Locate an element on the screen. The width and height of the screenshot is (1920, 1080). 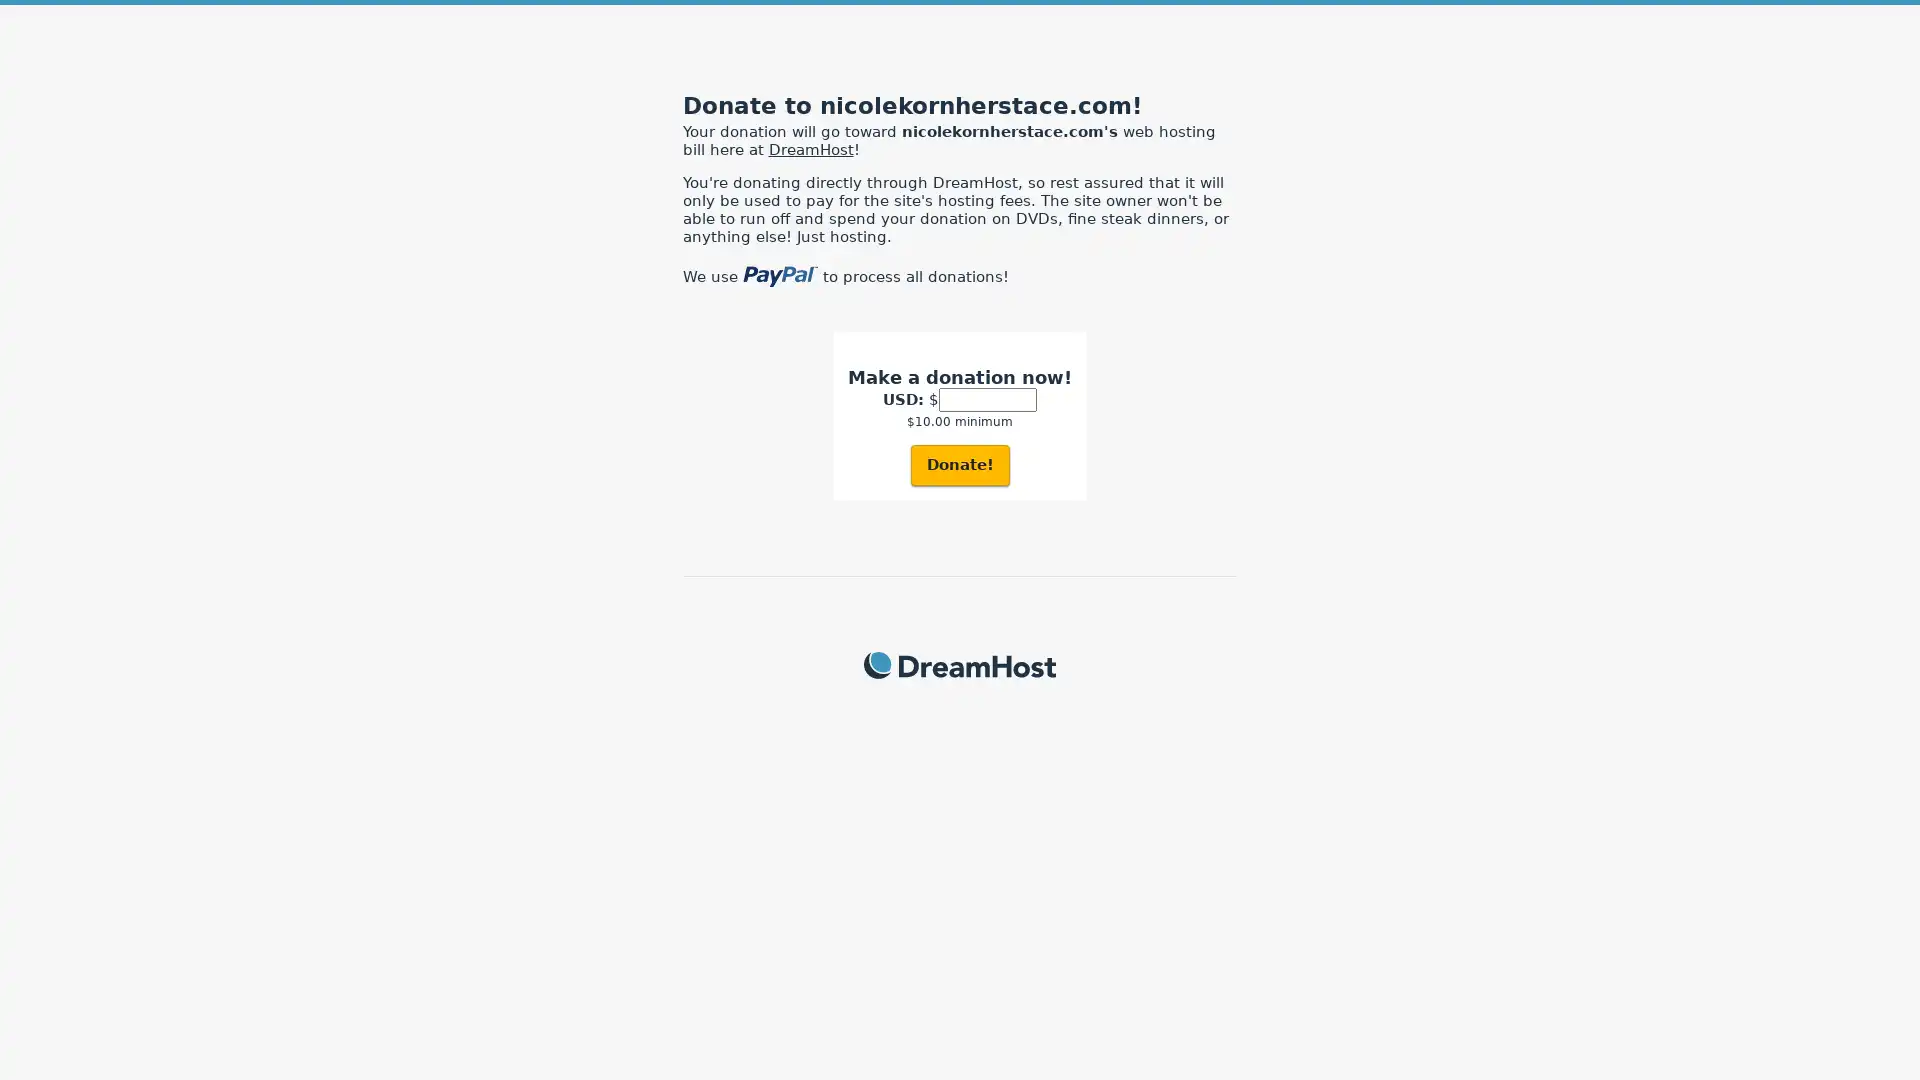
Donate! is located at coordinates (958, 464).